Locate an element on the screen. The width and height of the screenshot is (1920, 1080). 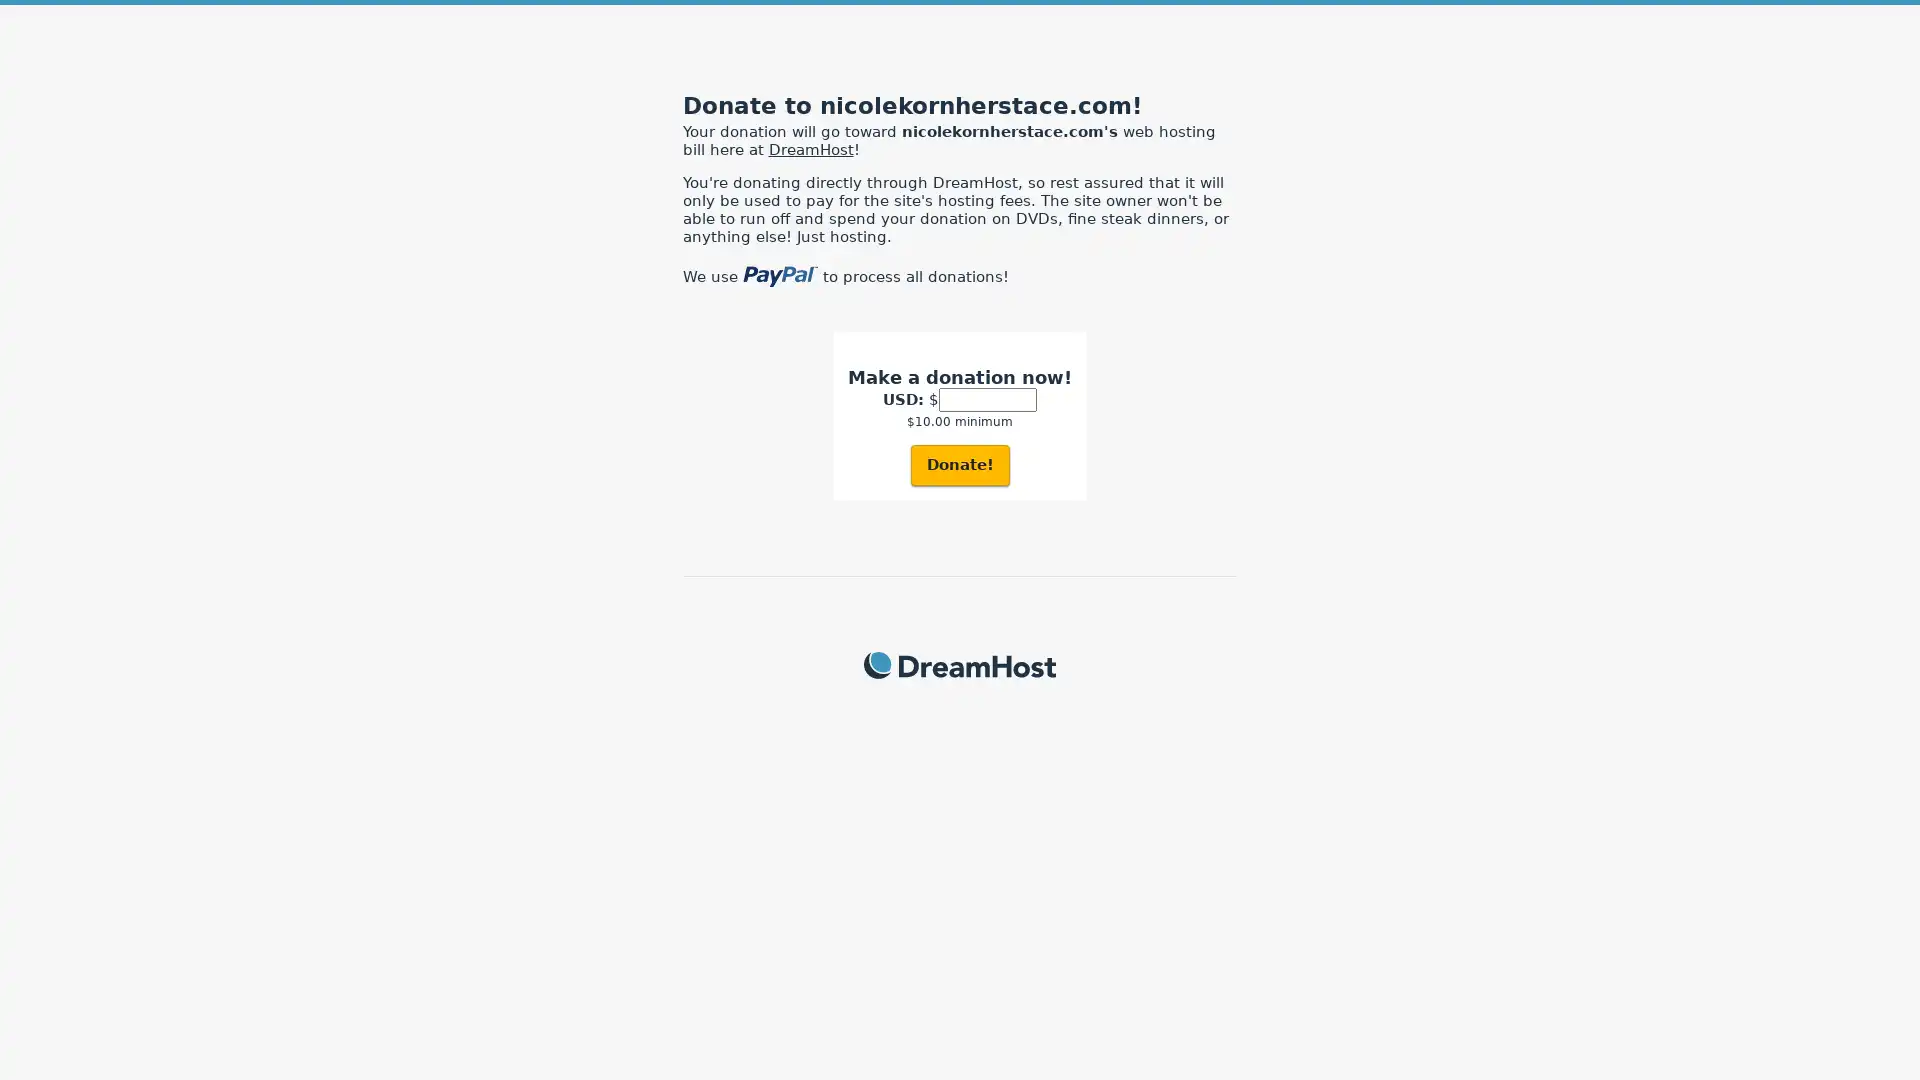
Donate! is located at coordinates (958, 464).